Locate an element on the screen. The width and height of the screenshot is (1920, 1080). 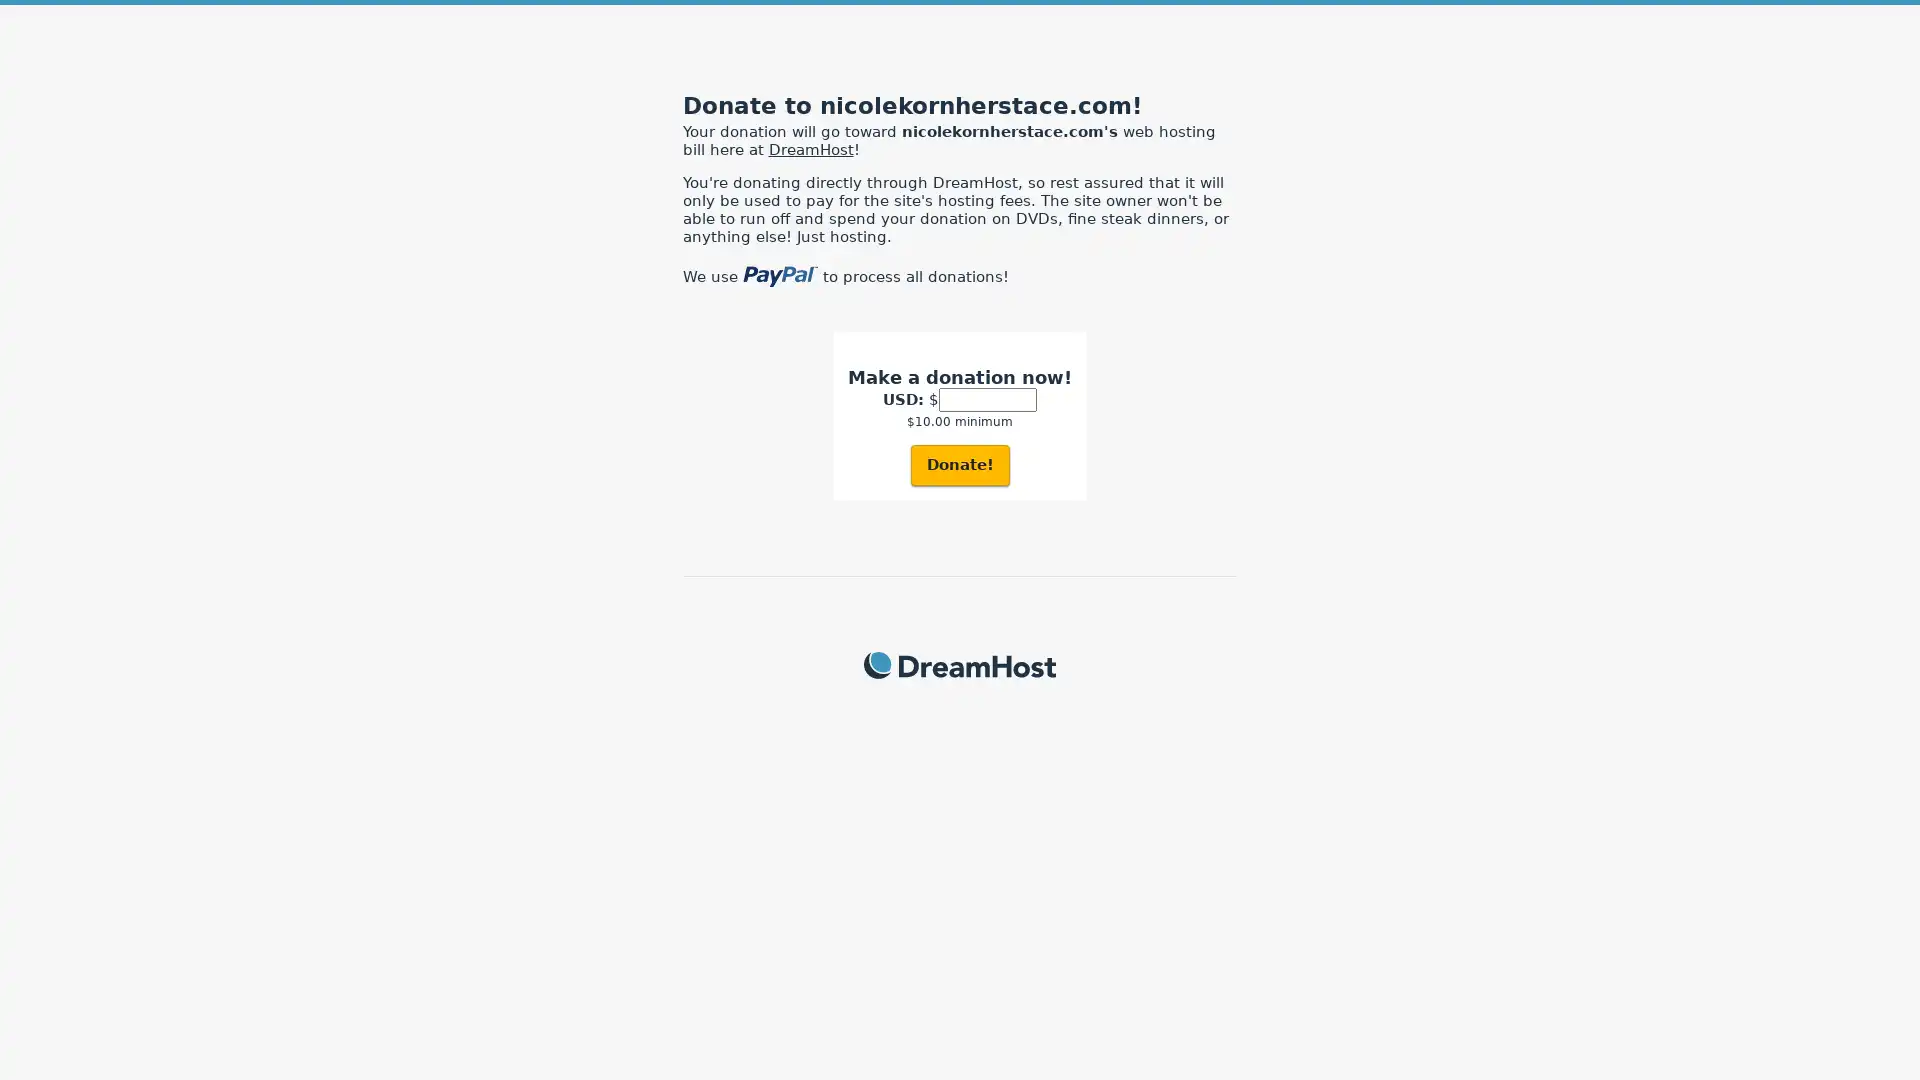
Donate! is located at coordinates (958, 464).